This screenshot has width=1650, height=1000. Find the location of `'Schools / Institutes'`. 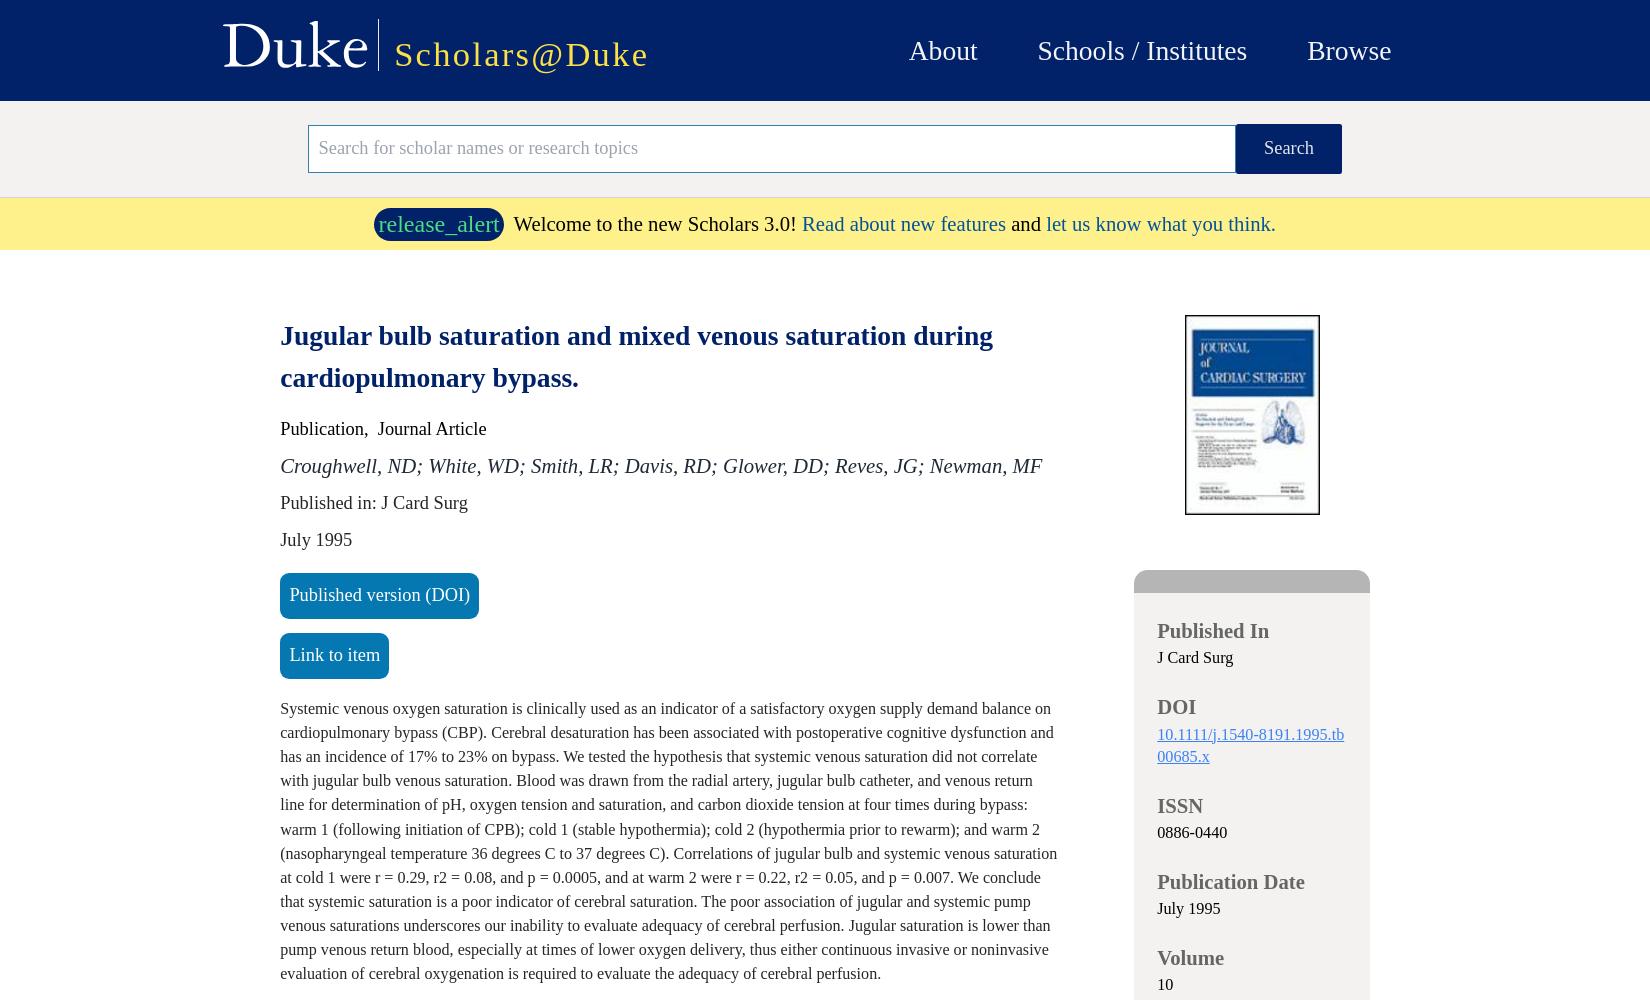

'Schools / Institutes' is located at coordinates (1141, 49).